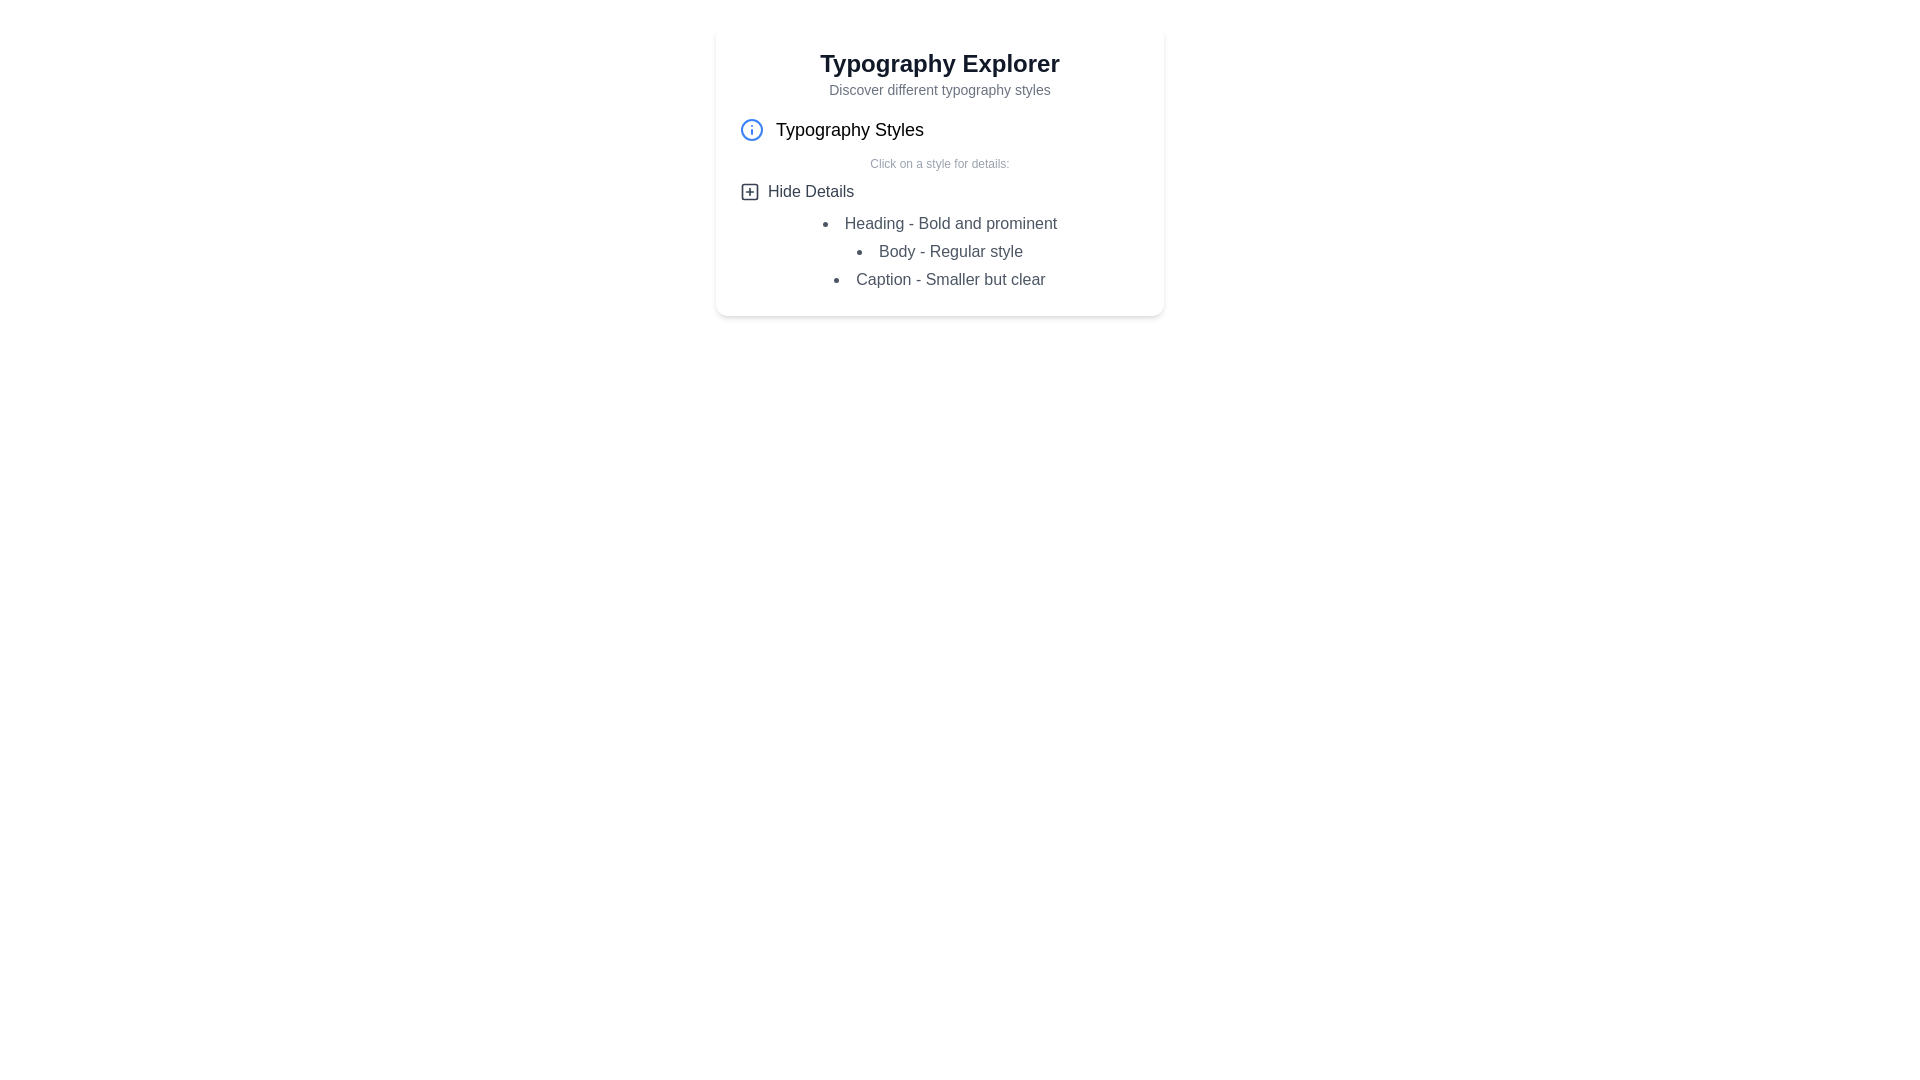 The image size is (1920, 1080). Describe the element at coordinates (939, 280) in the screenshot. I see `text content of the element displaying 'Caption - Smaller but clear', which is a muted gray text styled in a smaller font size, located below the 'Heading - Bold and prominent' and 'Body - Regular style' items in the Typography Styles section` at that location.